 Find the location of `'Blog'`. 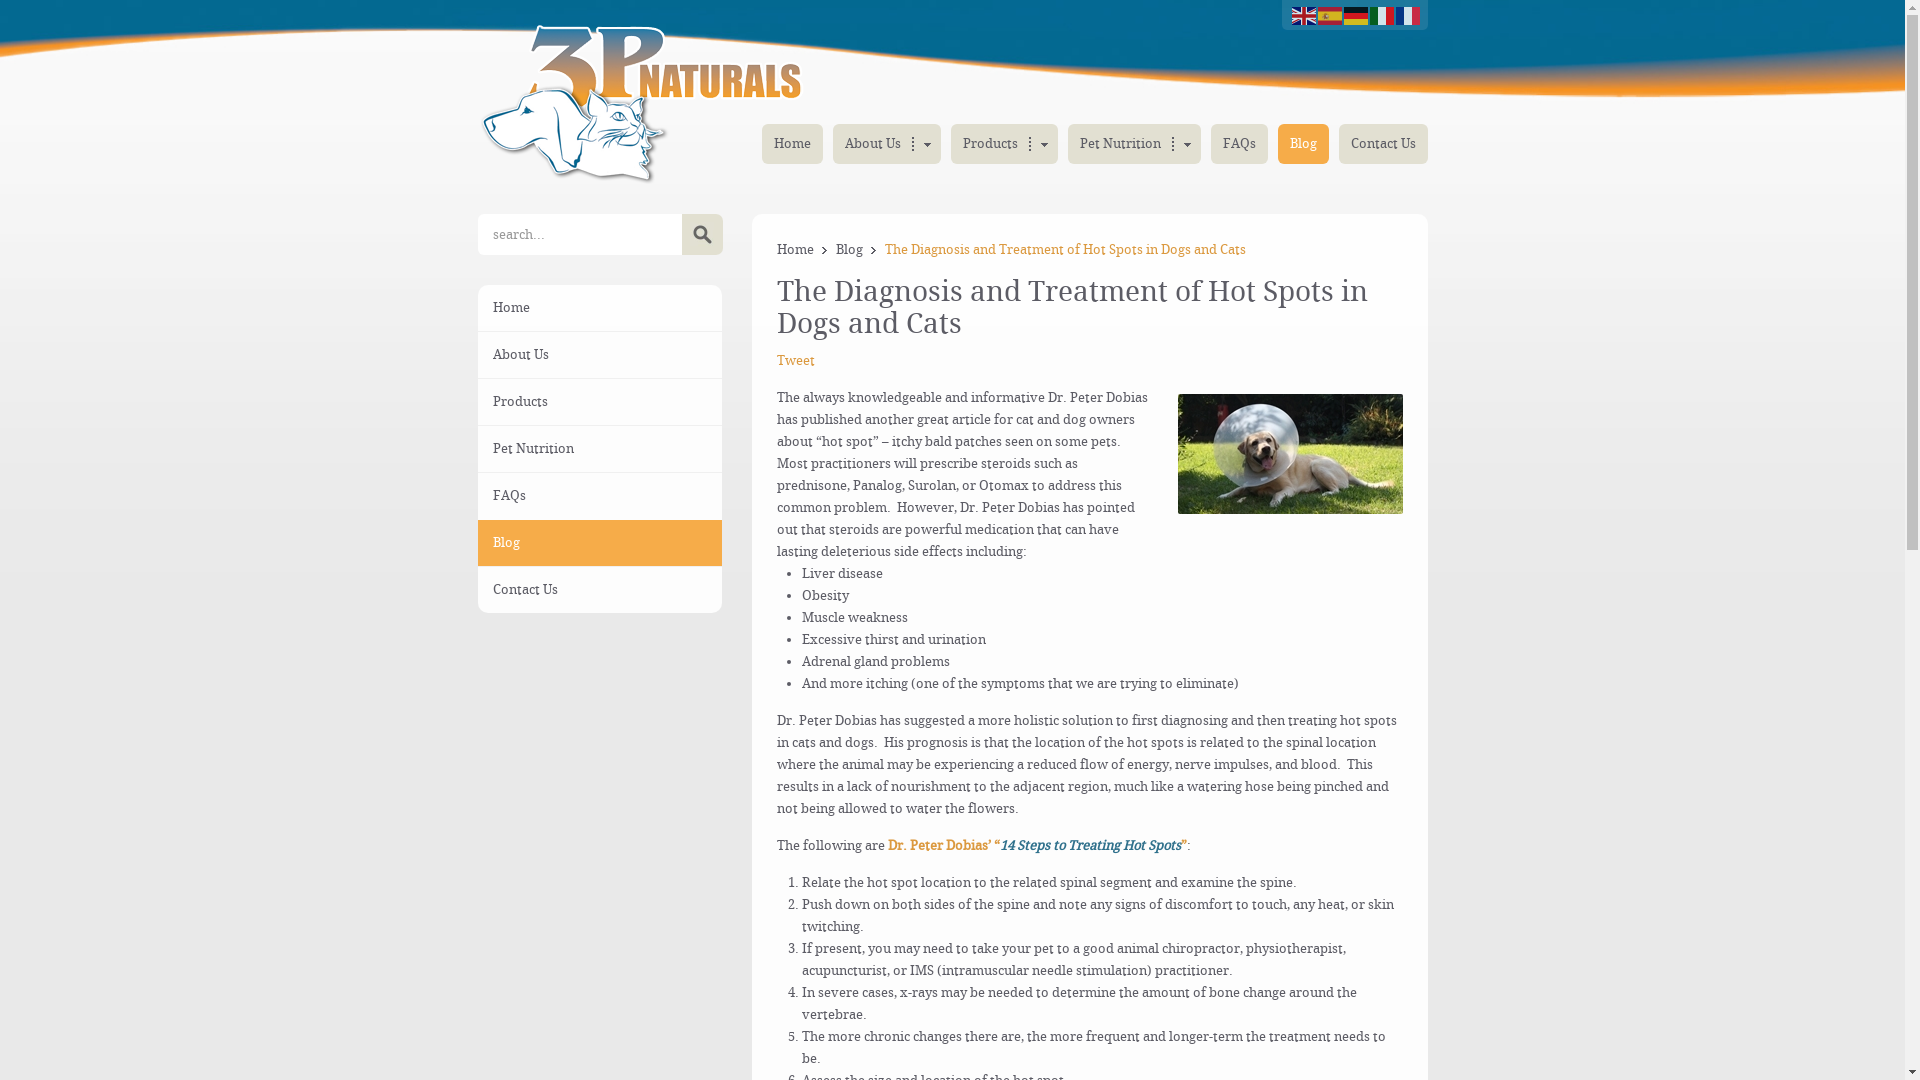

'Blog' is located at coordinates (477, 543).